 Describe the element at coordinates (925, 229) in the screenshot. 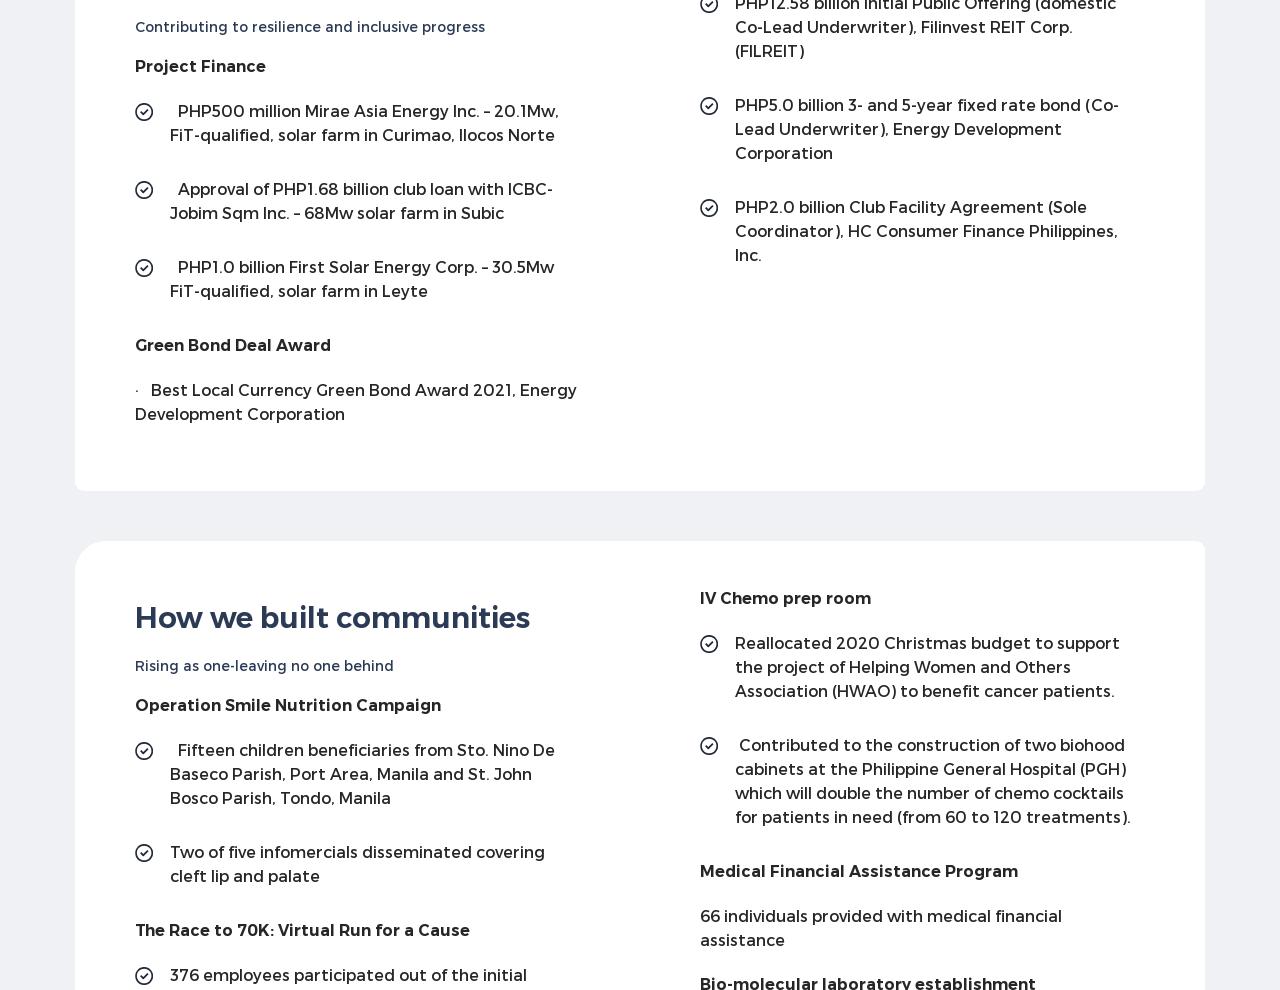

I see `'PHP2.0 billion Club Facility Agreement (Sole Coordinator), HC Consumer Finance Philippines, Inc.'` at that location.